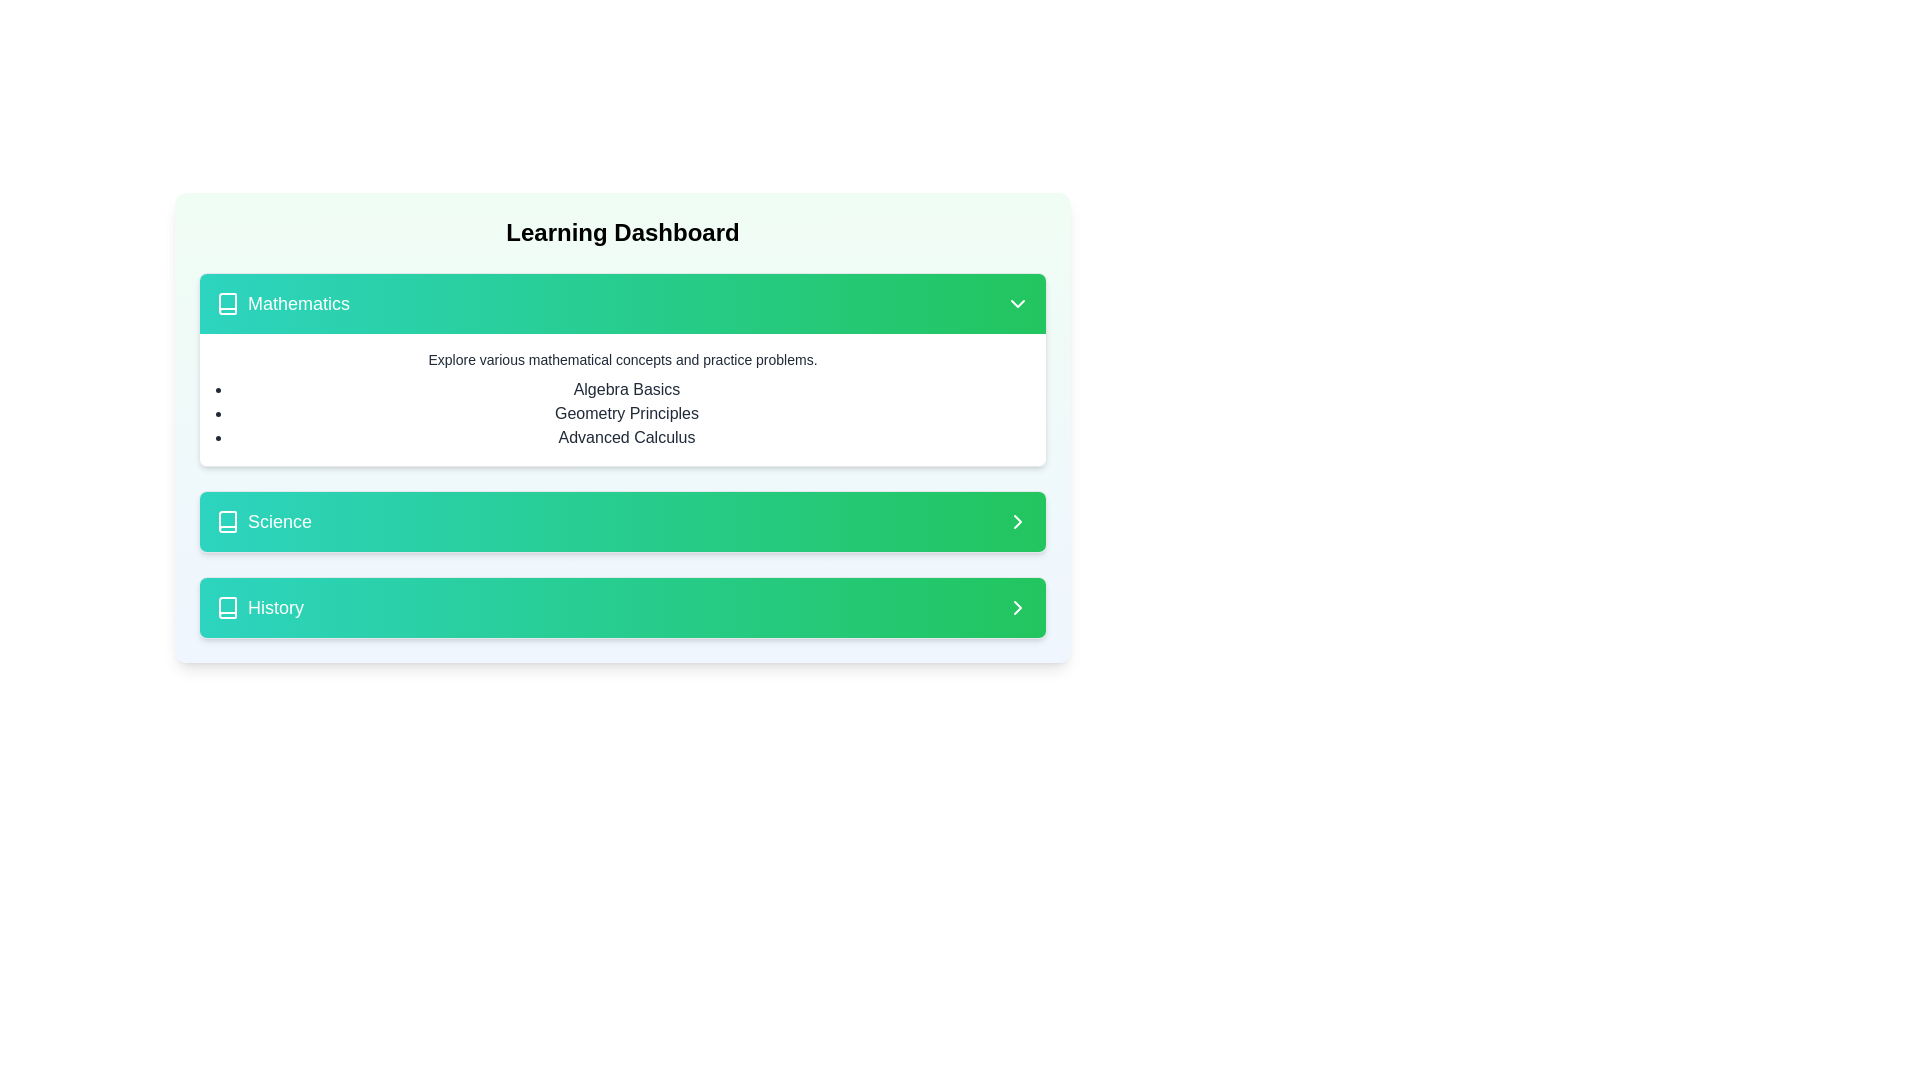 The image size is (1920, 1080). Describe the element at coordinates (227, 304) in the screenshot. I see `the 'Mathematics' section icon, which is located near the top-left corner of the 'Mathematics' section header, aligned horizontally with the 'Mathematics' text label` at that location.